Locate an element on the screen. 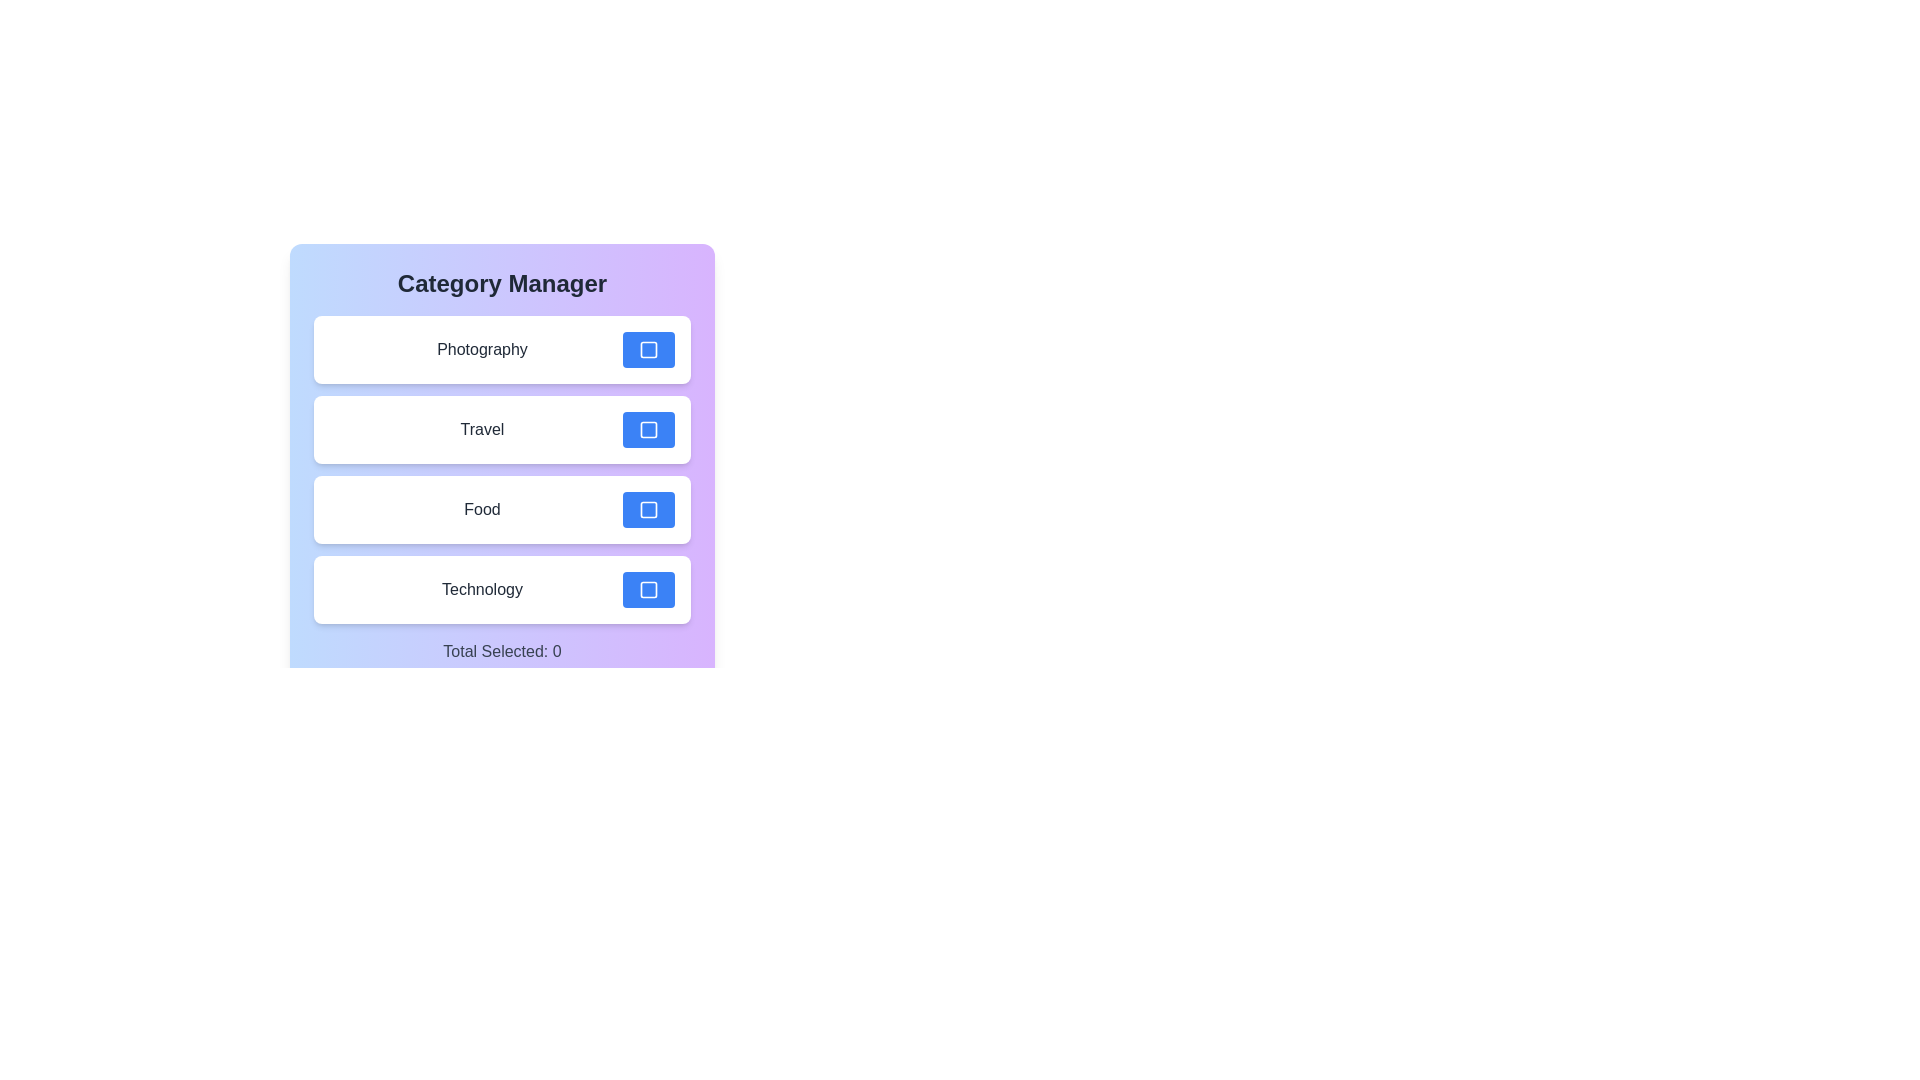 This screenshot has width=1920, height=1080. the toggle button for the Food category is located at coordinates (648, 508).